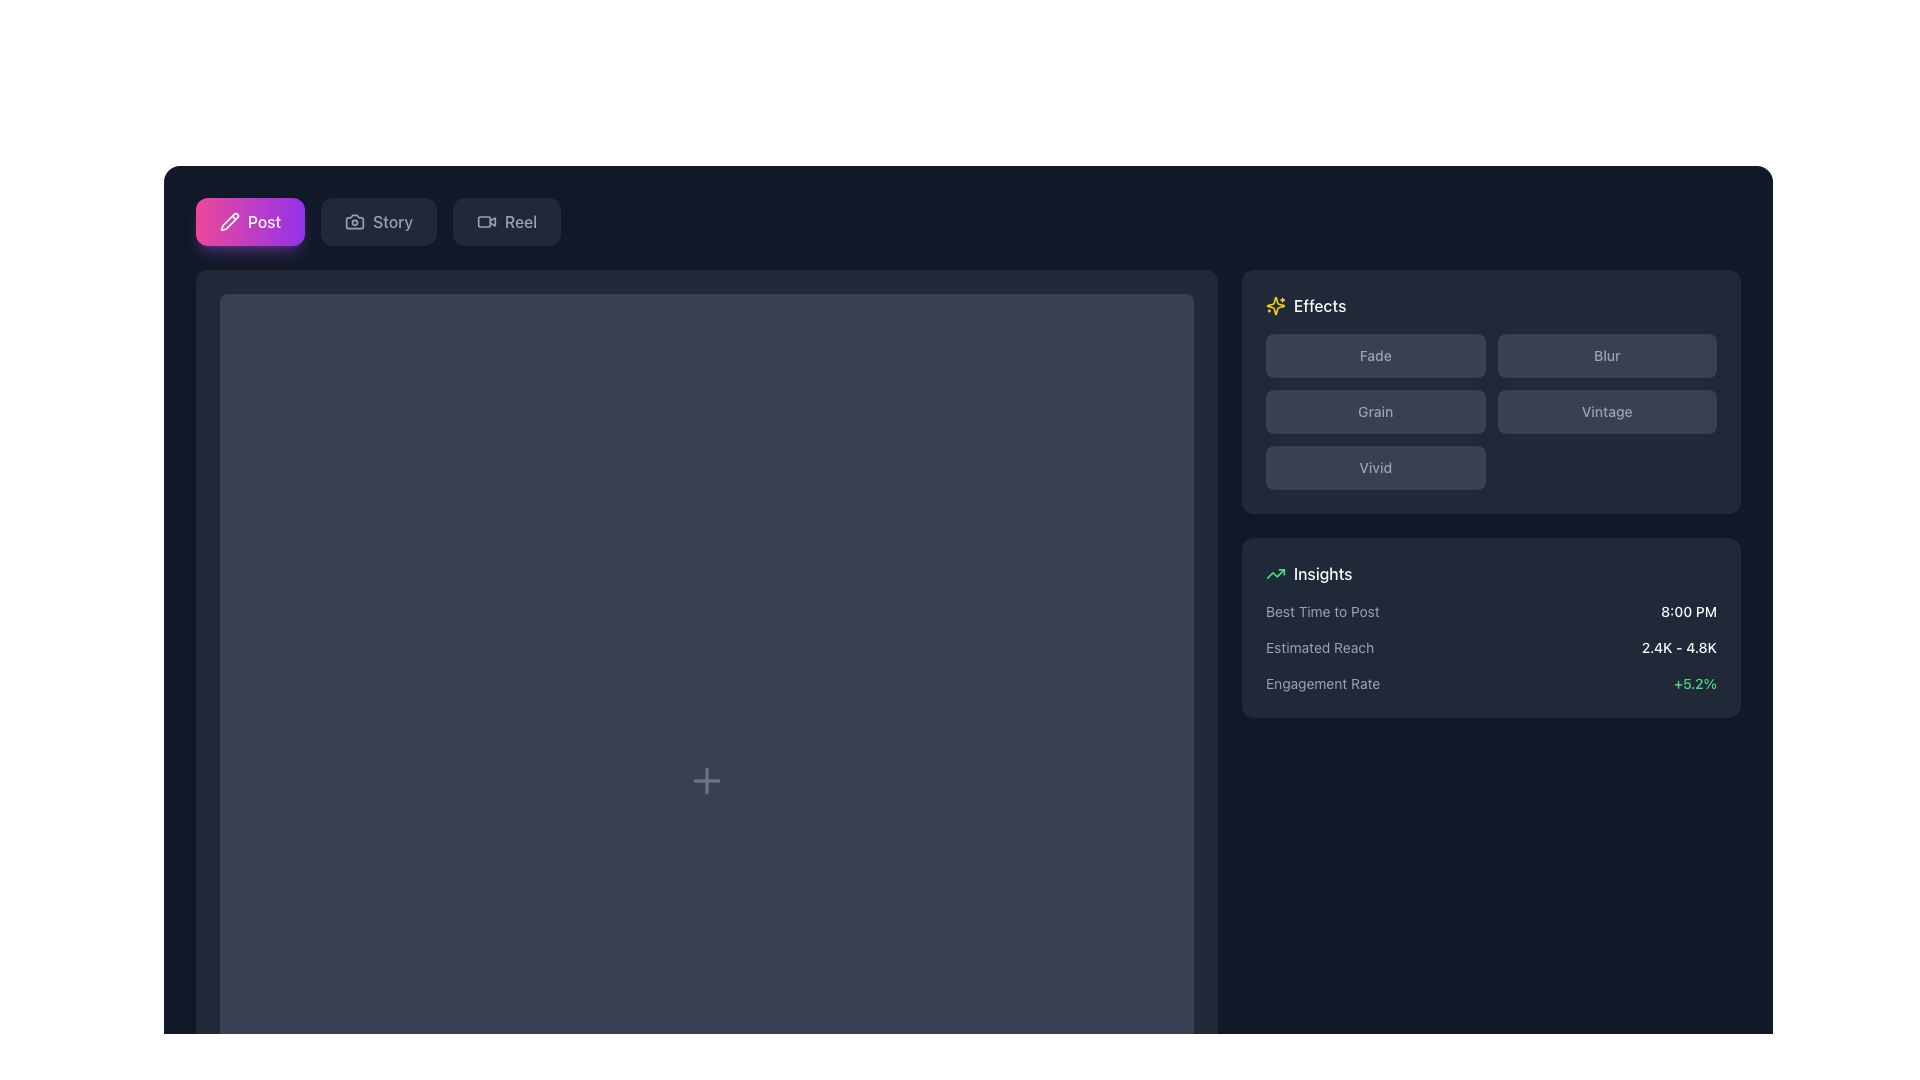 The height and width of the screenshot is (1080, 1920). I want to click on the visual contribution of the green slanted line segment that is part of the trending-upward arrow graphic in the Insights panel, so click(1275, 574).